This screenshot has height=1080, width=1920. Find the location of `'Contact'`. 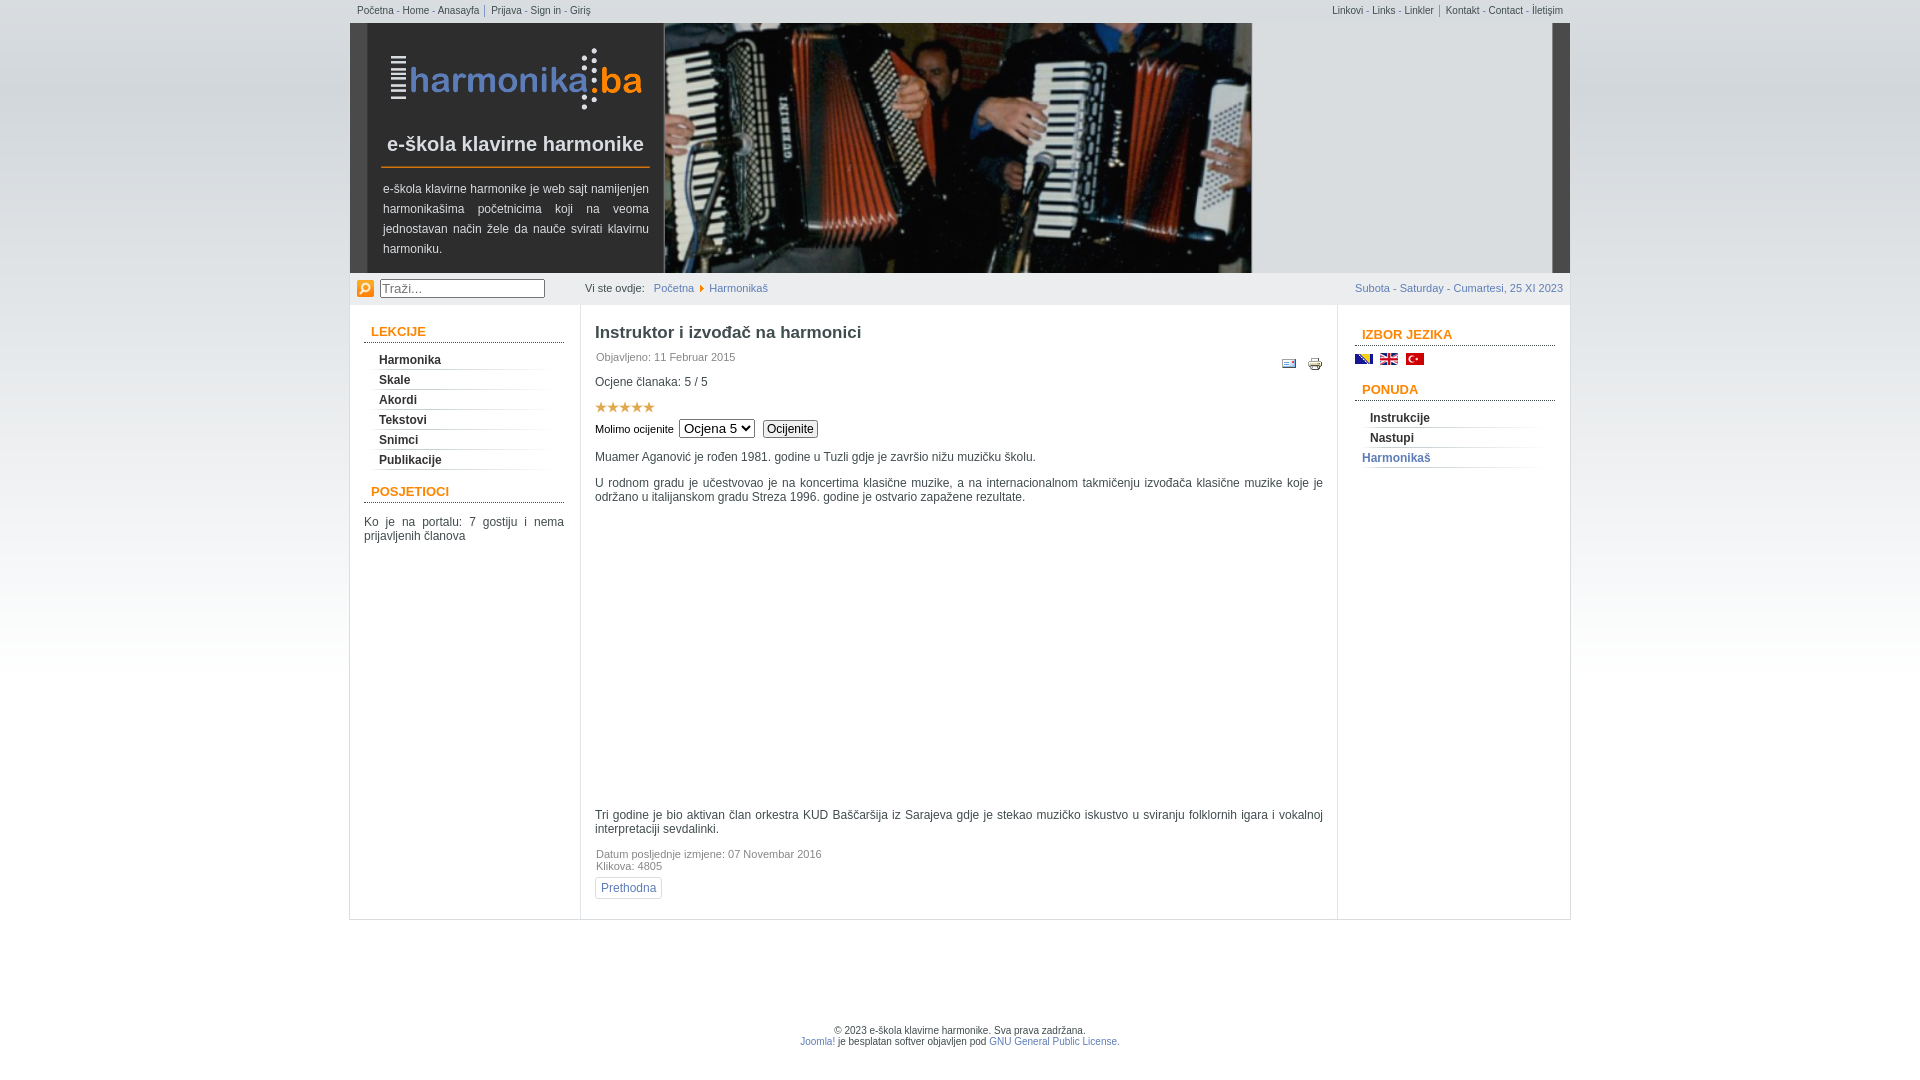

'Contact' is located at coordinates (1488, 10).